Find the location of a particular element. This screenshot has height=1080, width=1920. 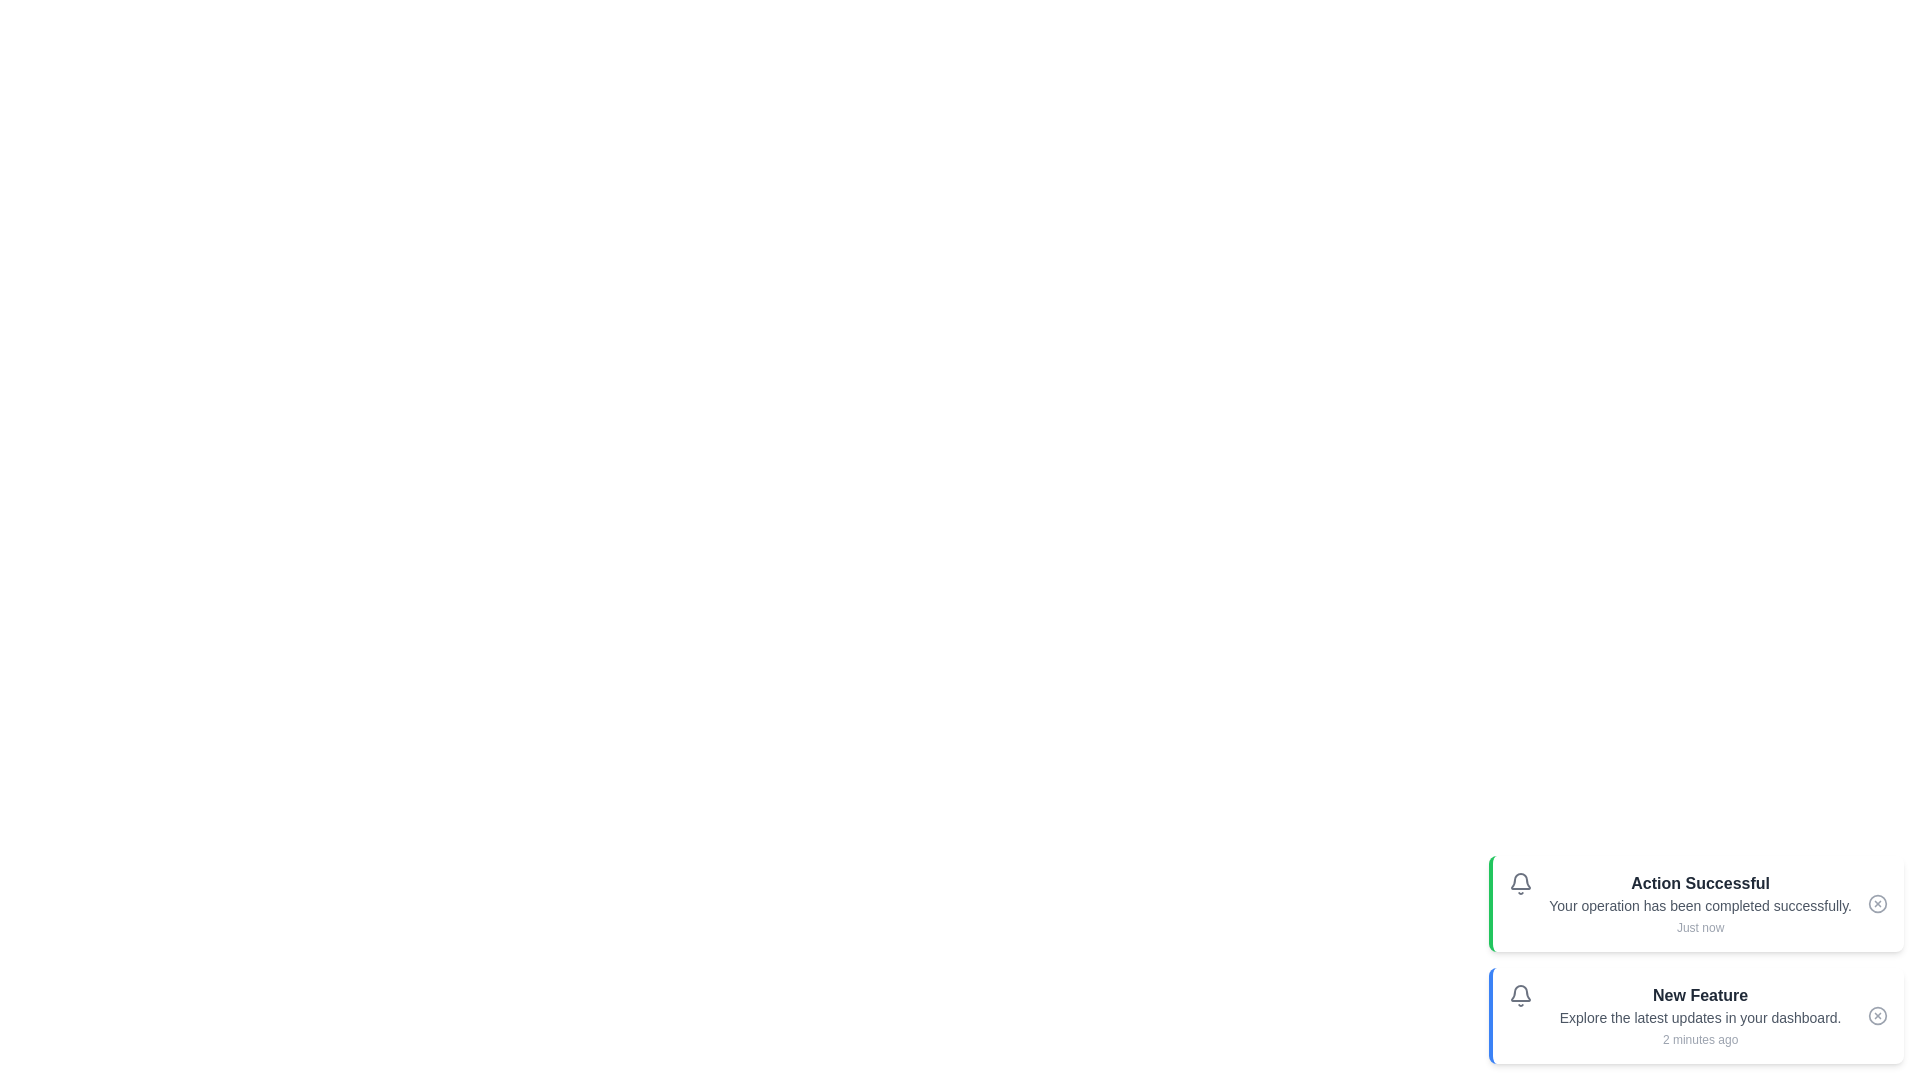

the dismiss button located in the bottom-right corner of the notification card titled 'New Feature' is located at coordinates (1876, 1015).